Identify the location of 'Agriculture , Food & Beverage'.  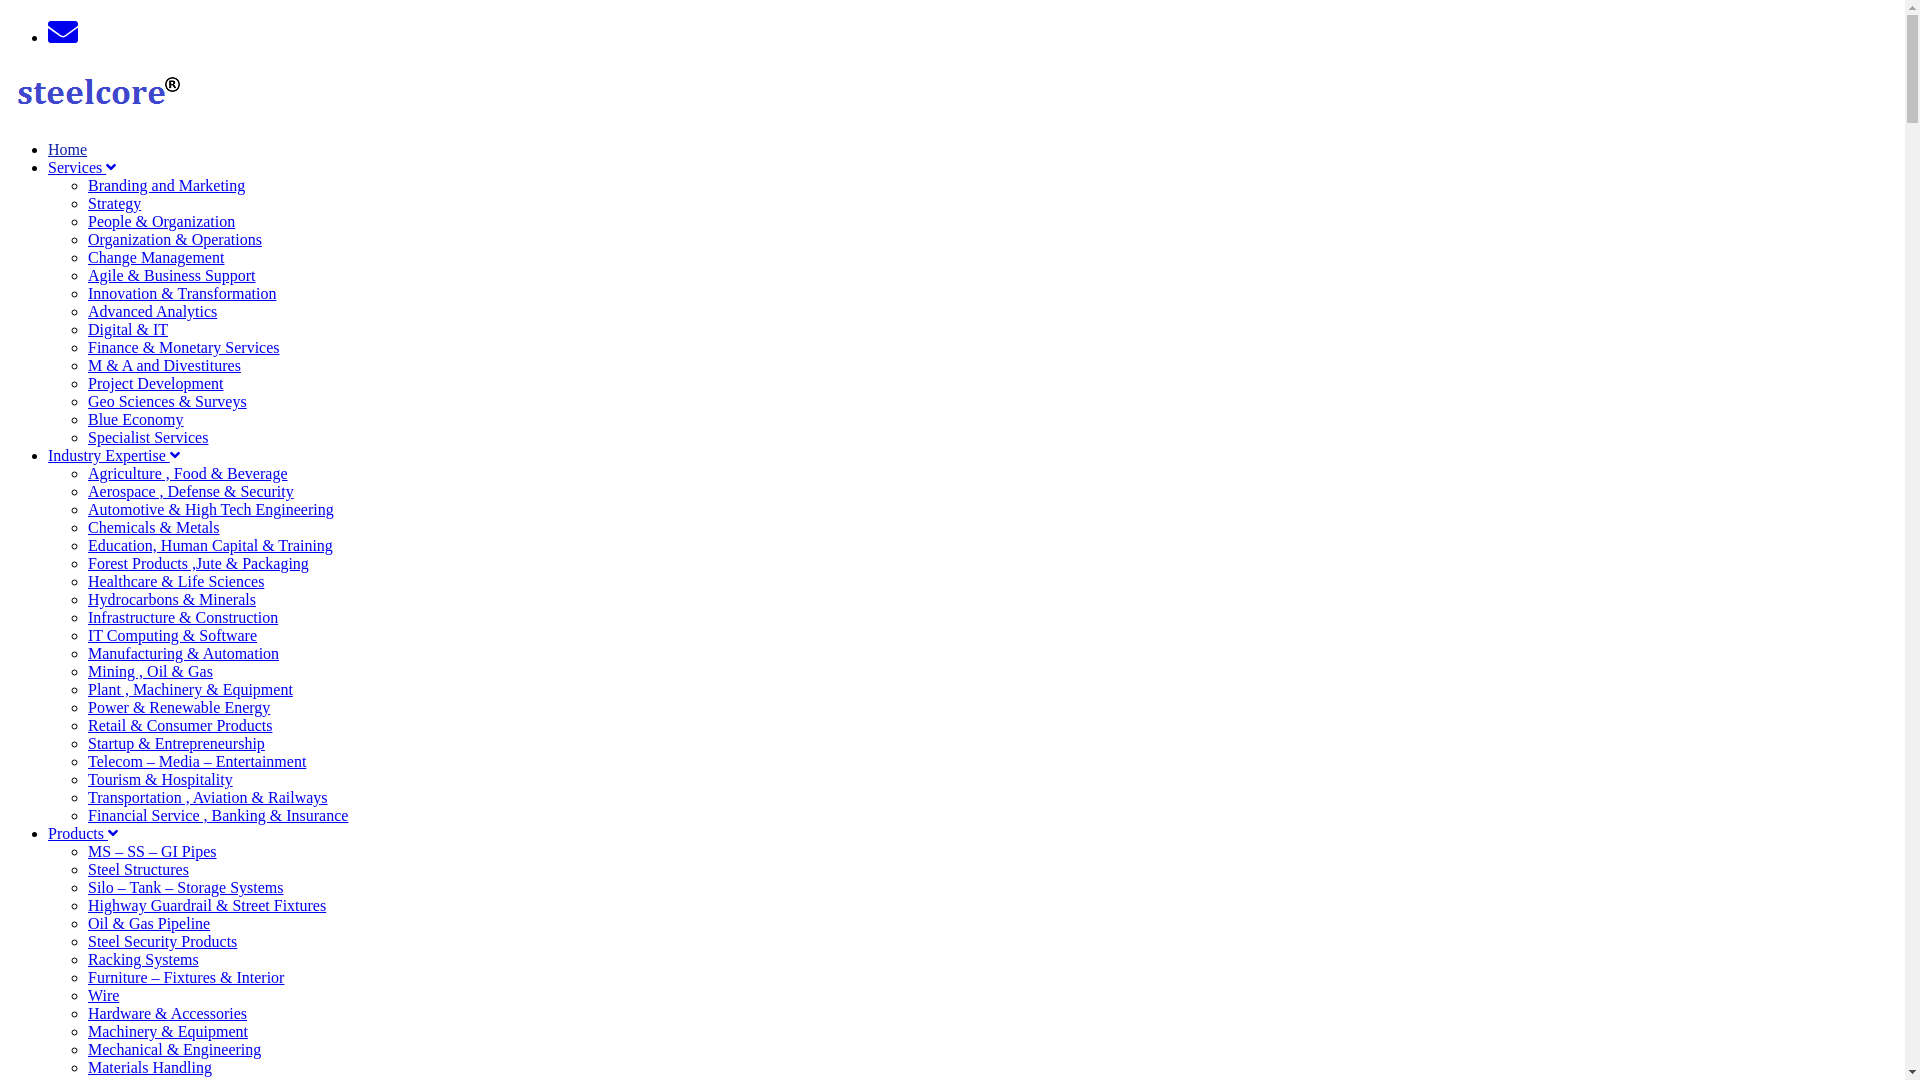
(187, 473).